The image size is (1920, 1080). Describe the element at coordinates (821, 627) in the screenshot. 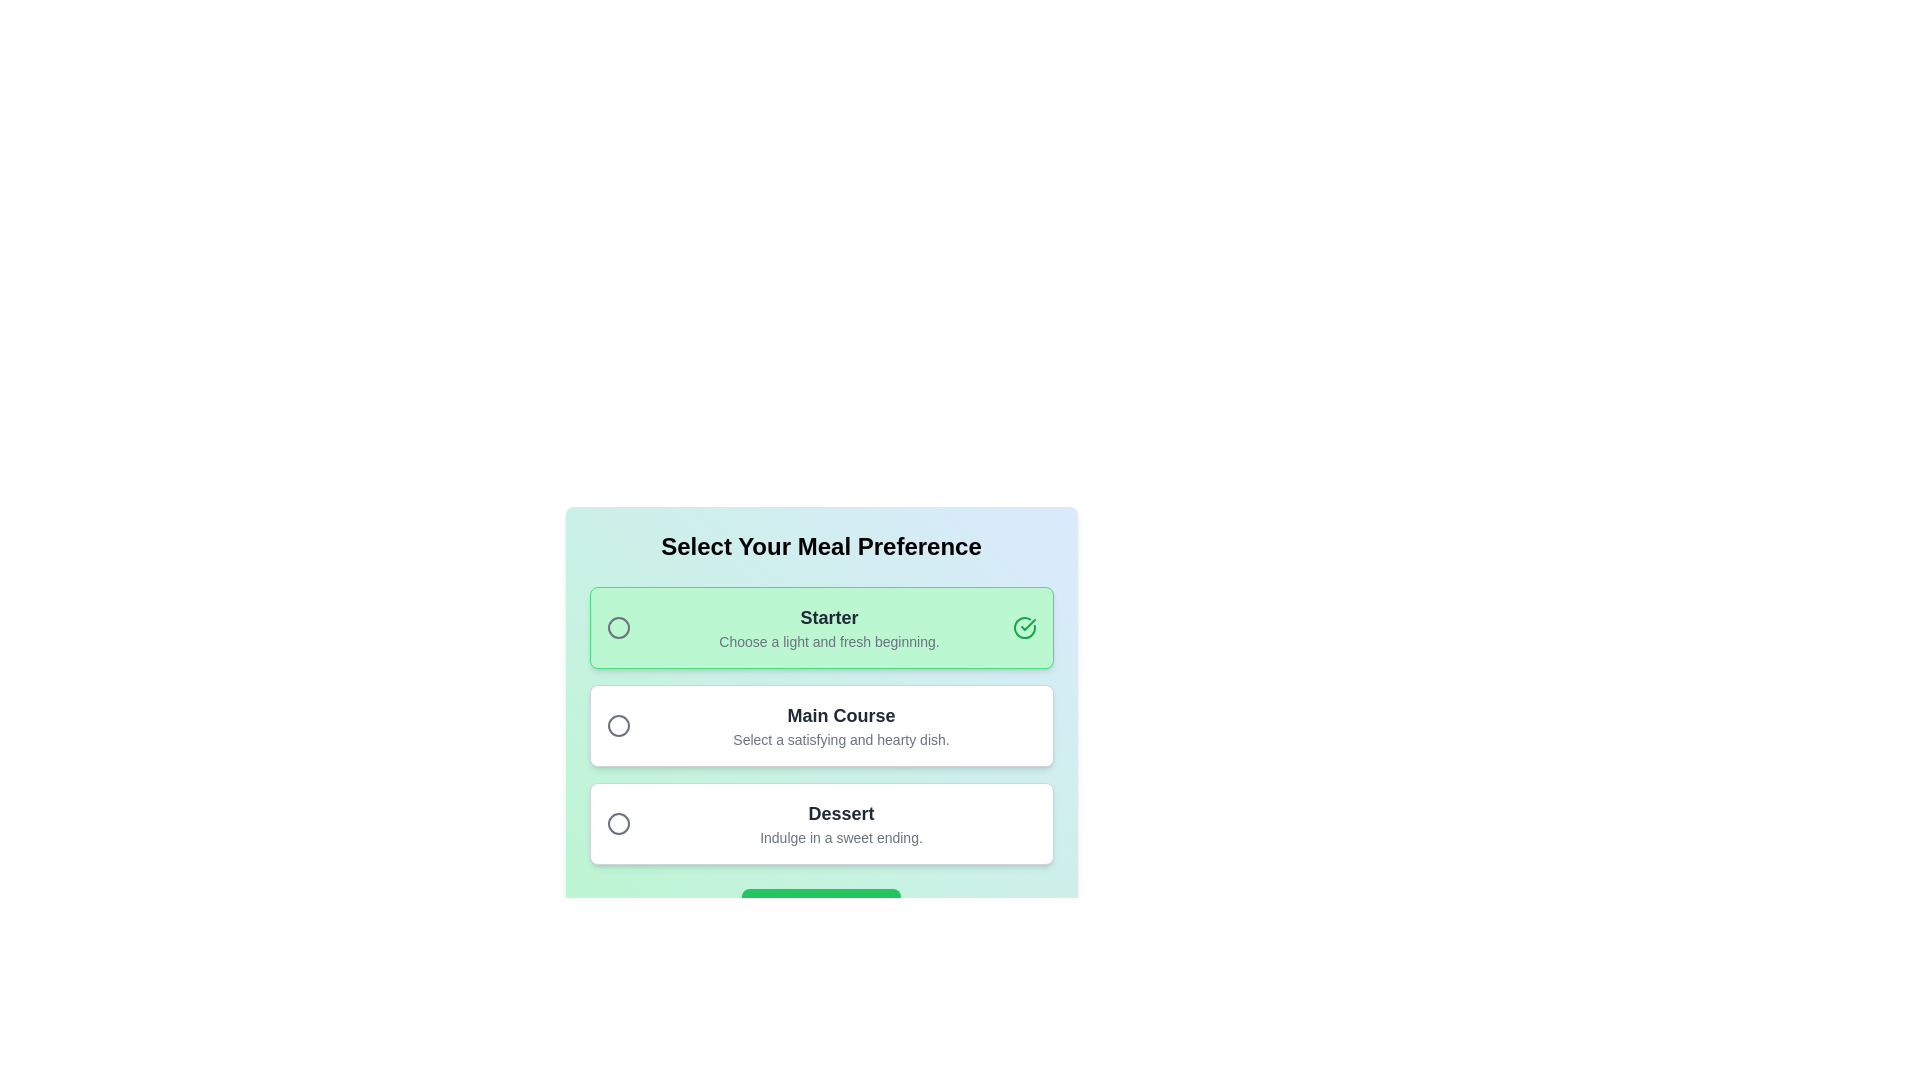

I see `the 'Starter' selection card, which features a light green background, rounded corners, and contains the title 'Starter' in bold with a subtitle below` at that location.